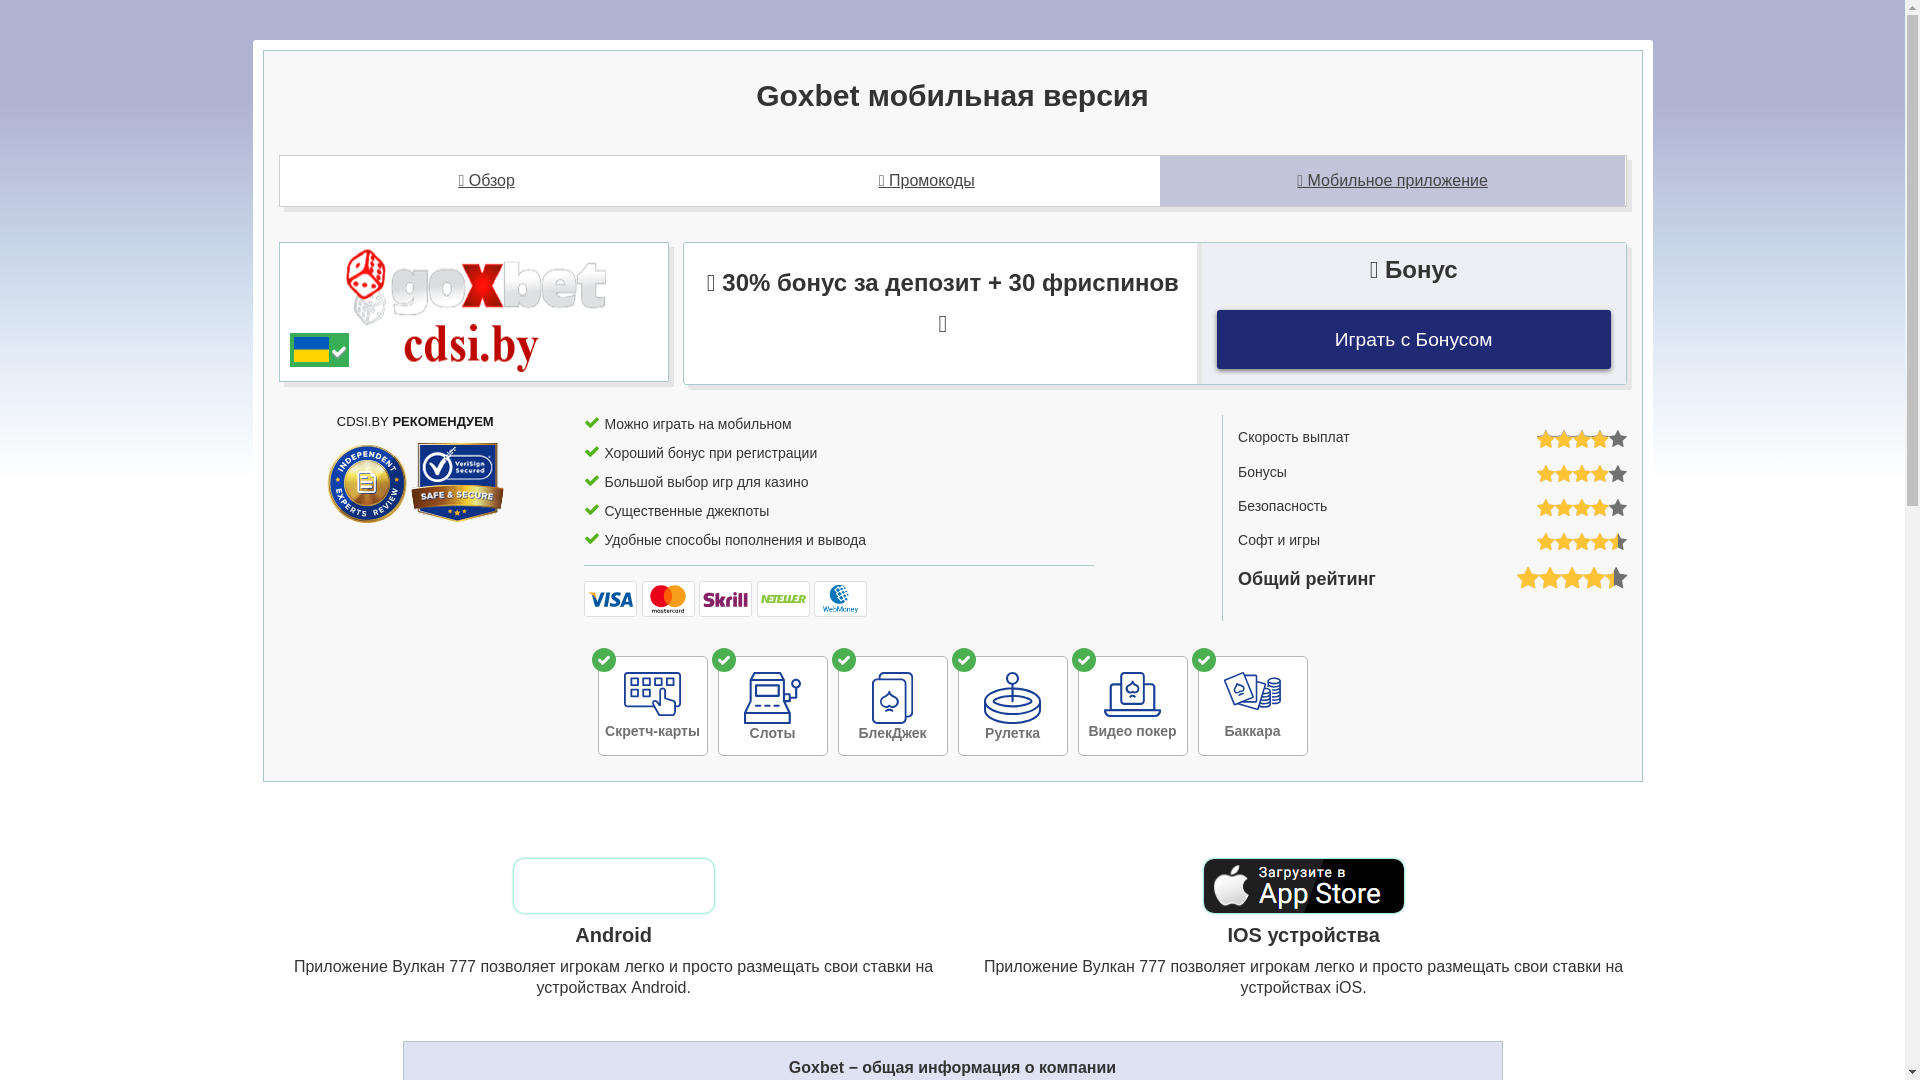  I want to click on 'Visa', so click(583, 597).